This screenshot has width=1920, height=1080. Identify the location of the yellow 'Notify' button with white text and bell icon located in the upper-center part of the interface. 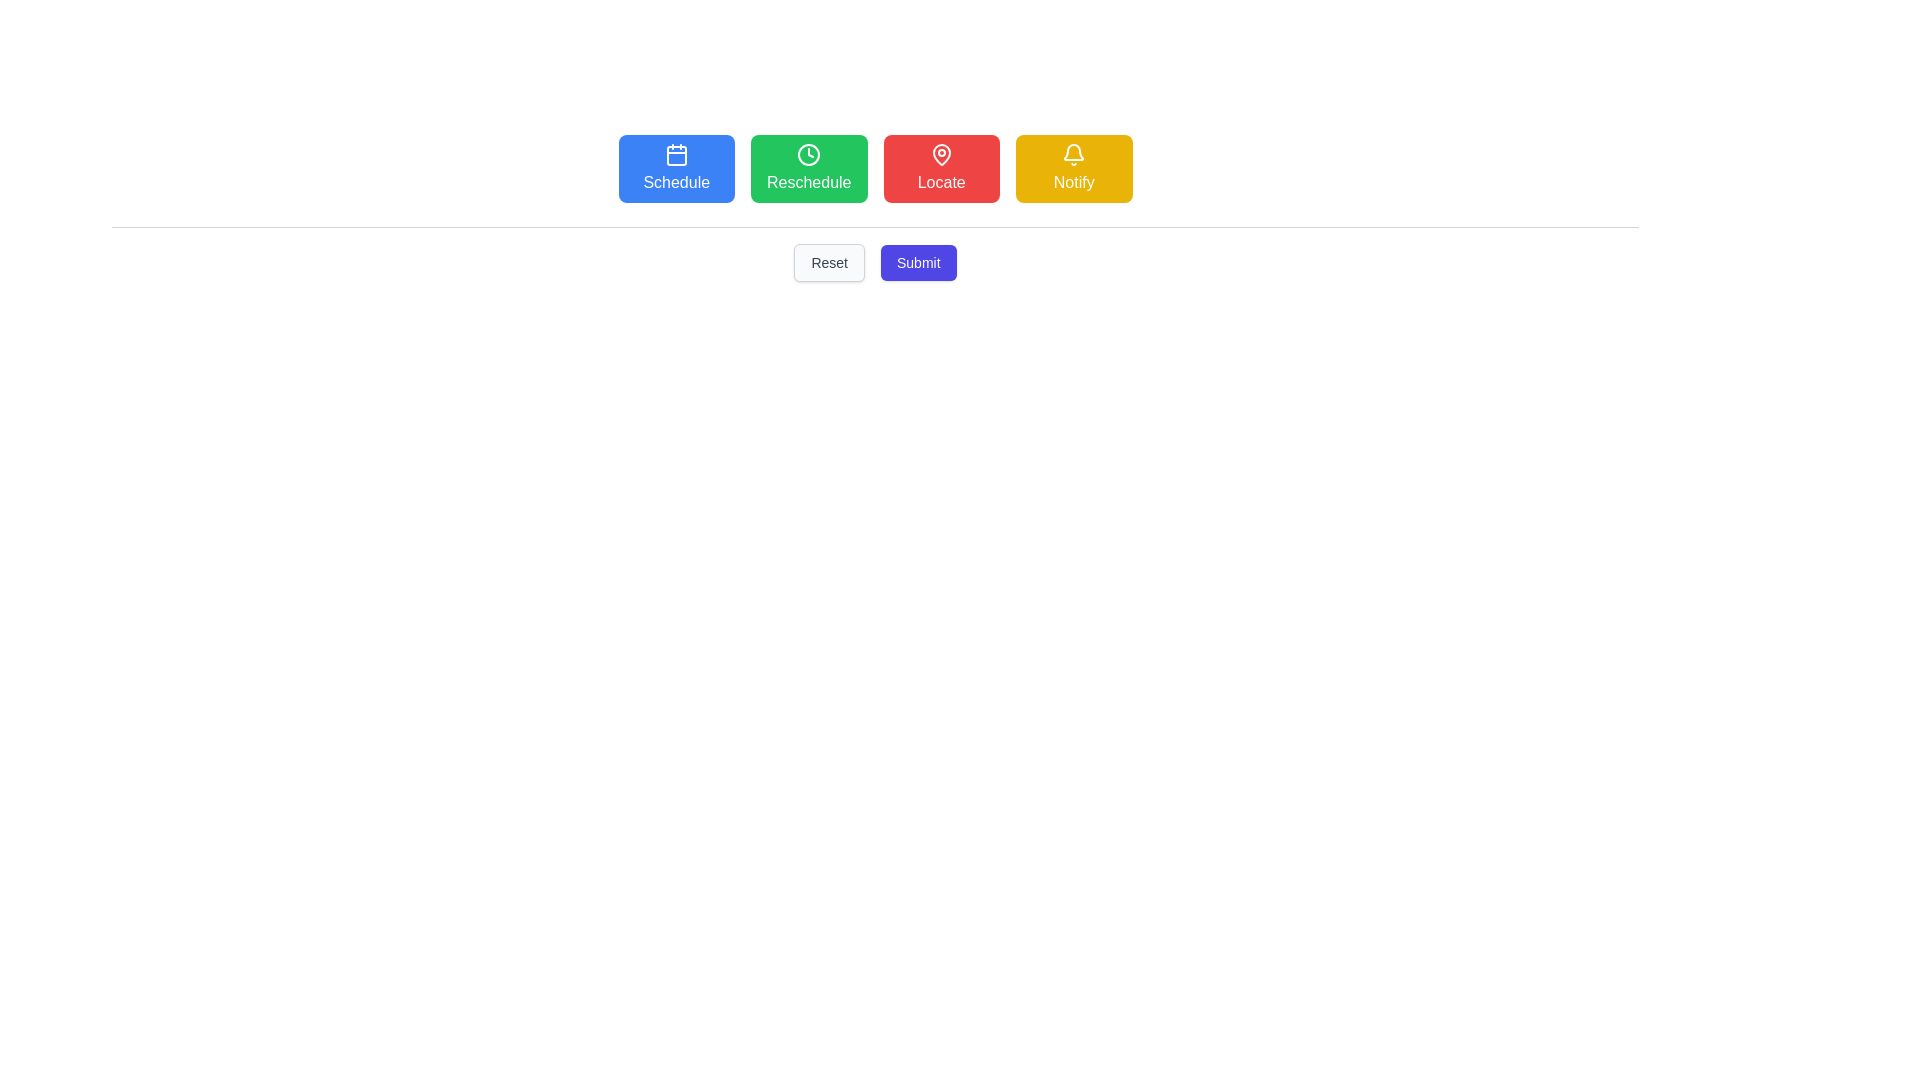
(1073, 168).